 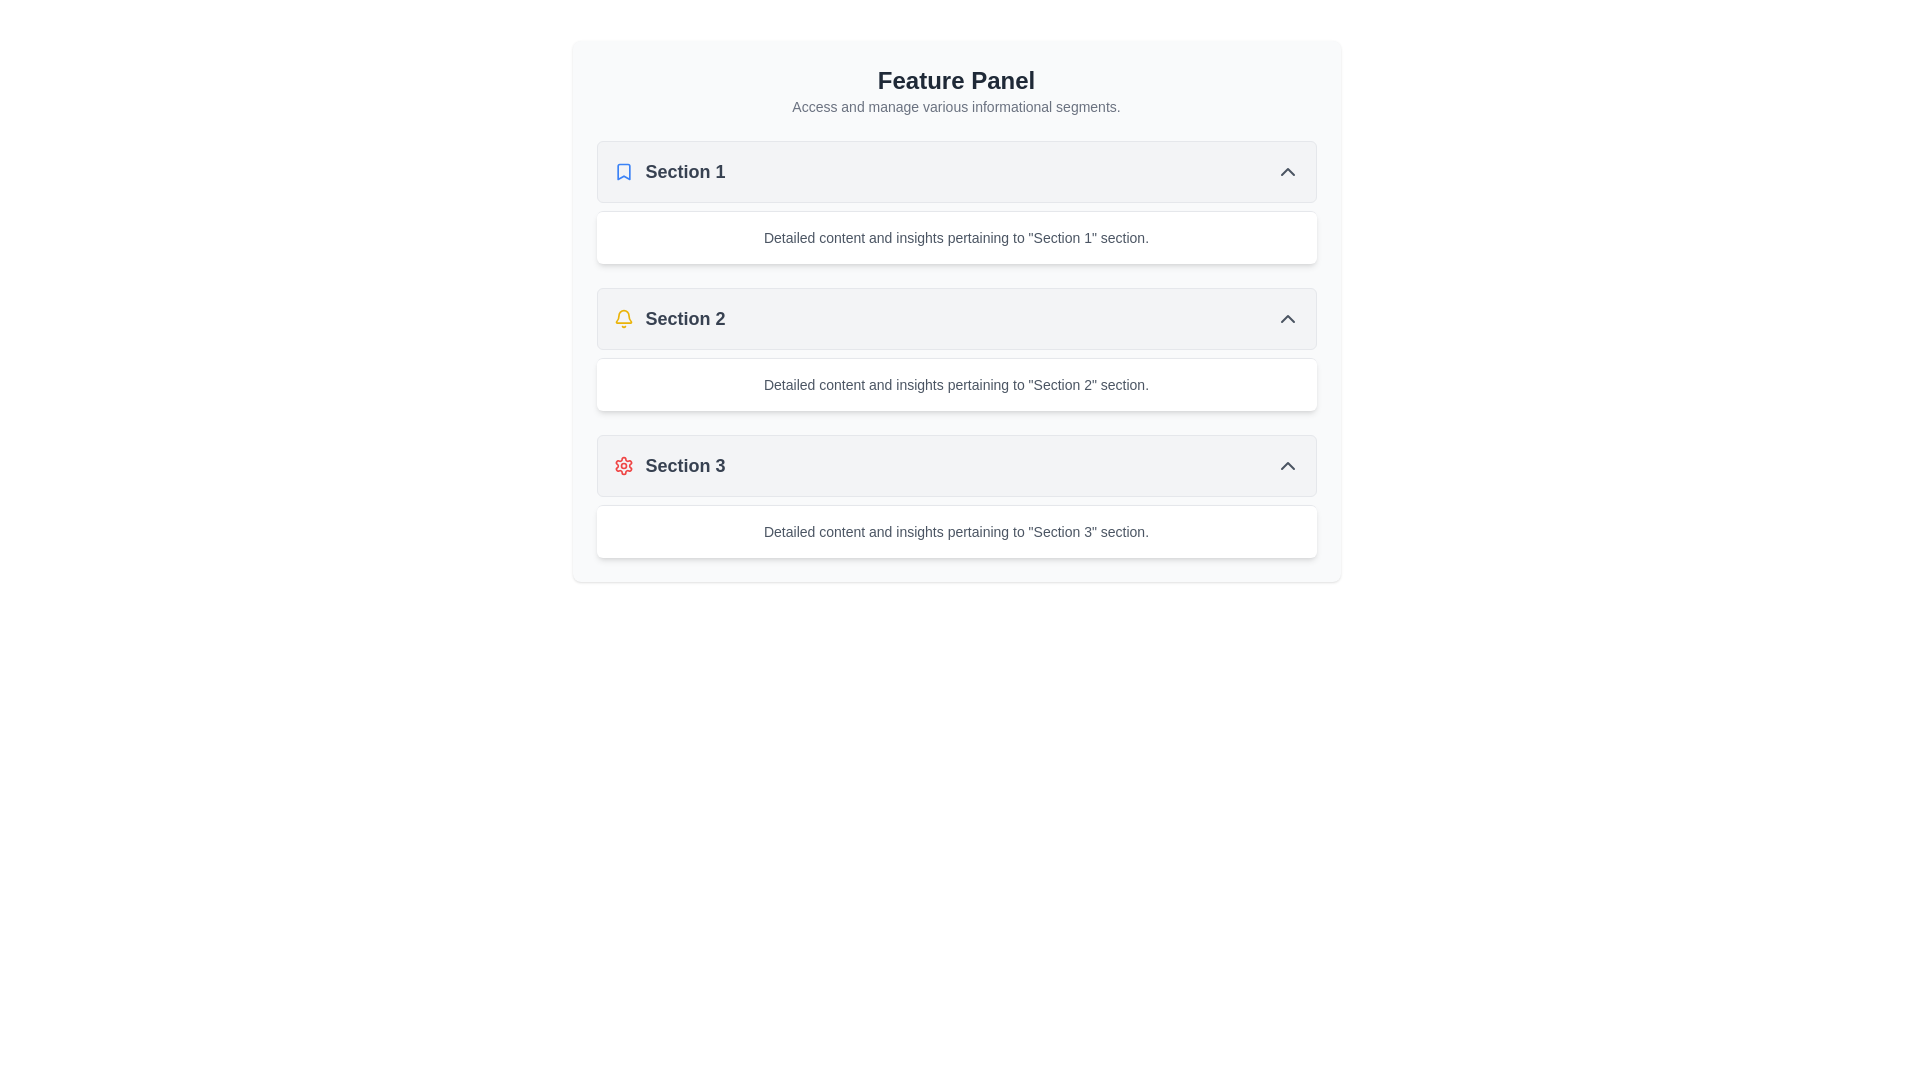 I want to click on the 'Section 1' label, which is a blue bookmark icon followed by bolded text, so click(x=669, y=171).